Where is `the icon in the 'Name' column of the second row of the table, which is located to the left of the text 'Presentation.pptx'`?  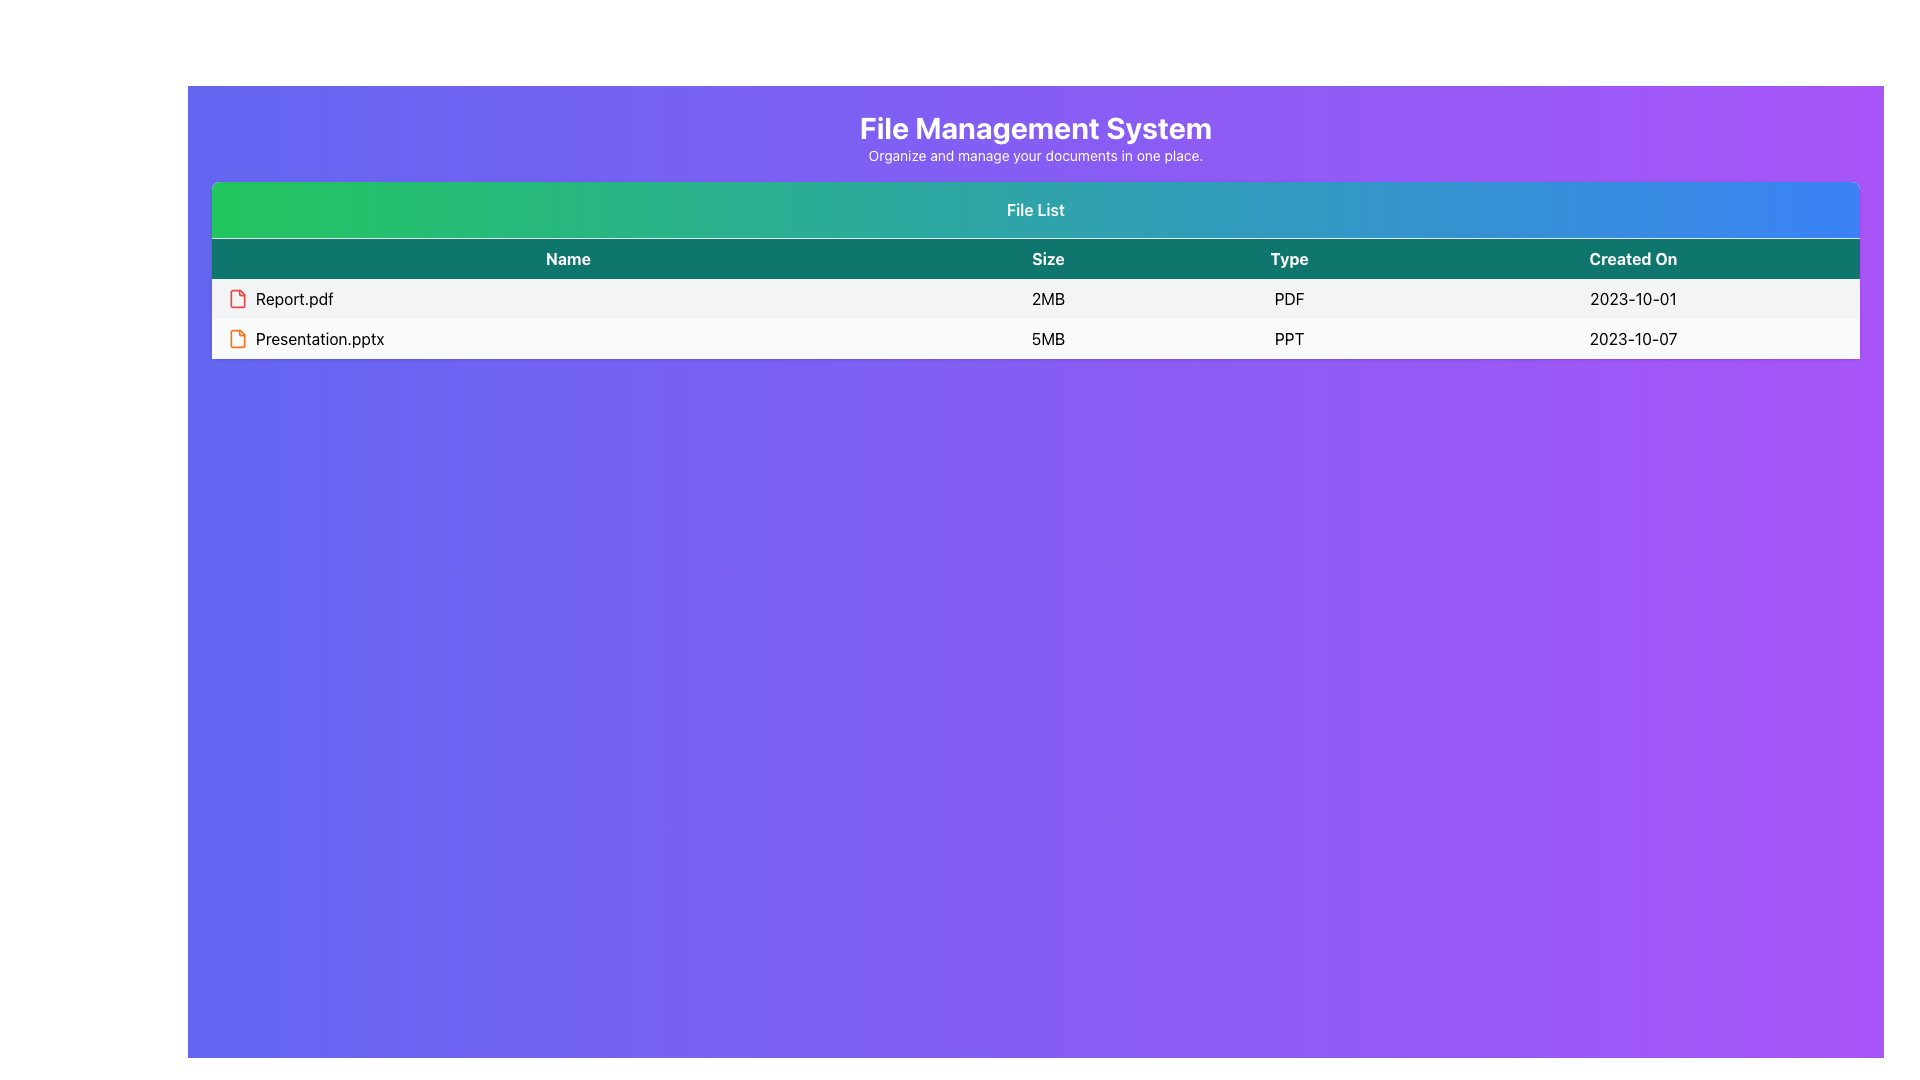
the icon in the 'Name' column of the second row of the table, which is located to the left of the text 'Presentation.pptx' is located at coordinates (238, 338).